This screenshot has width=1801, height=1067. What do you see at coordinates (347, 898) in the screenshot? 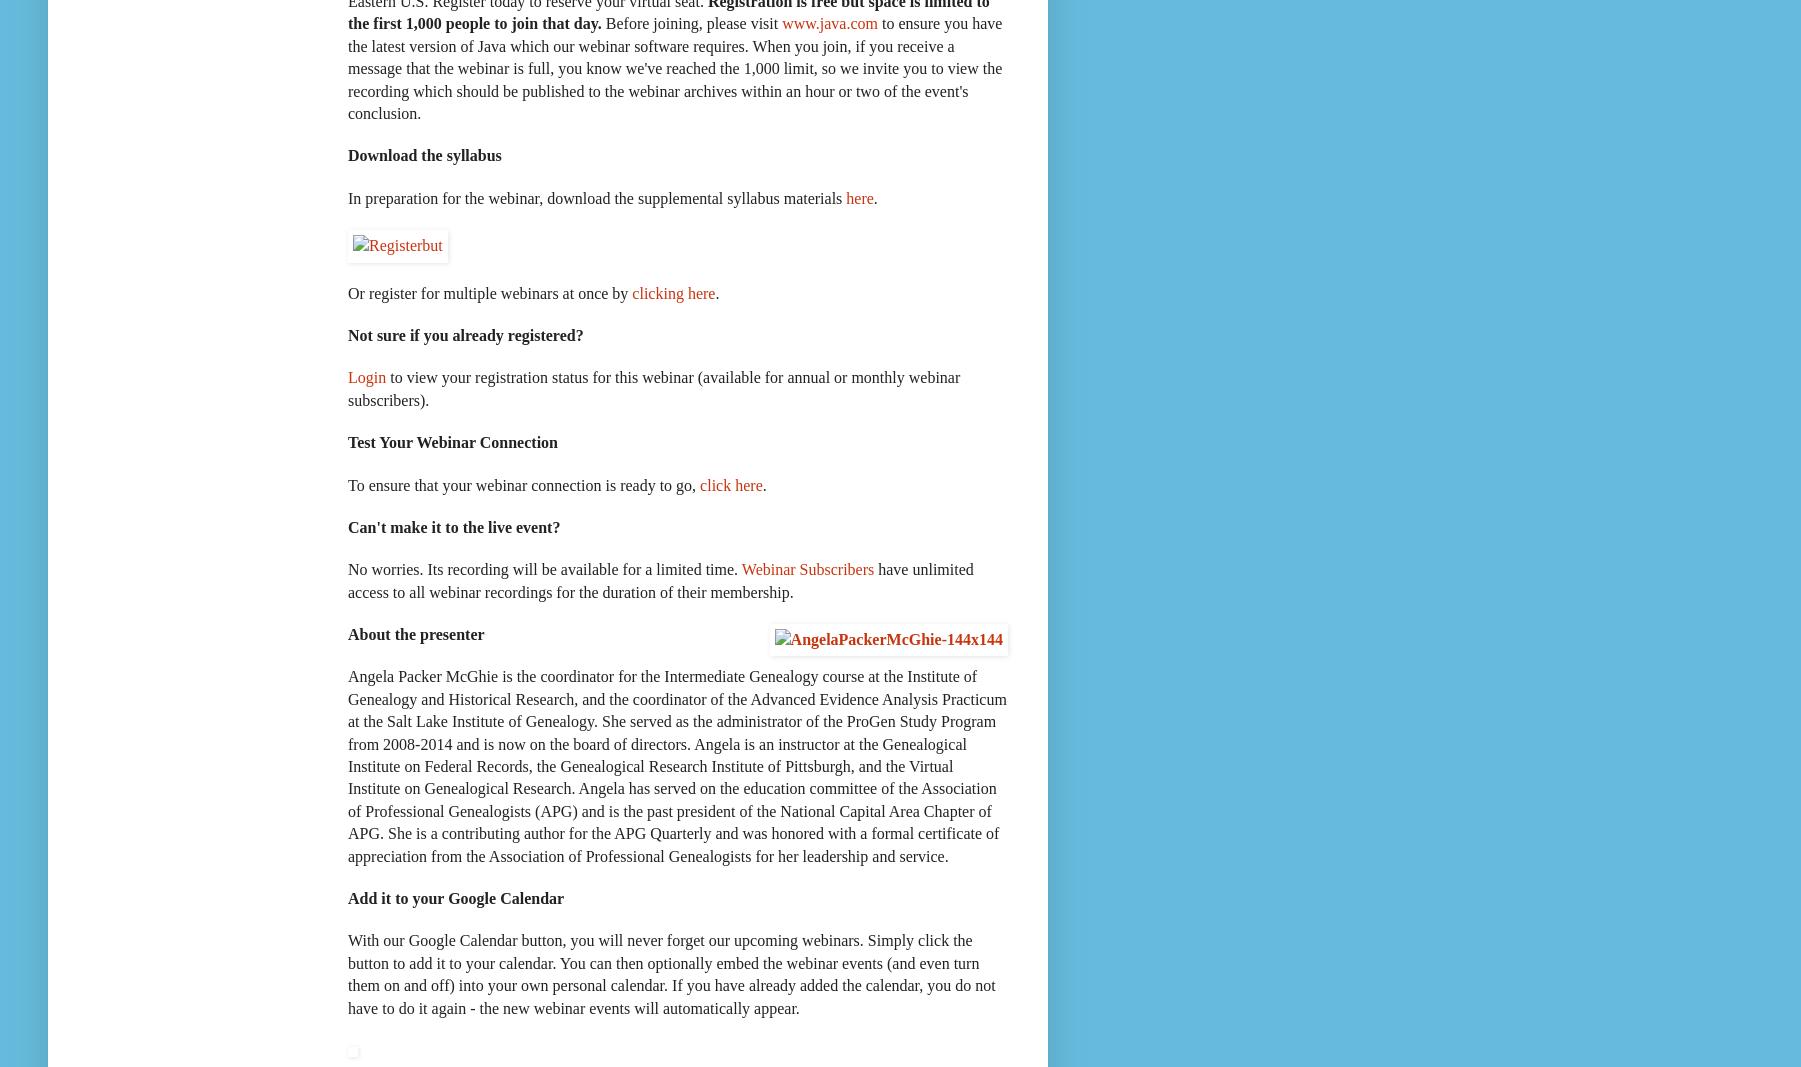
I see `'Add it to your Google Calendar'` at bounding box center [347, 898].